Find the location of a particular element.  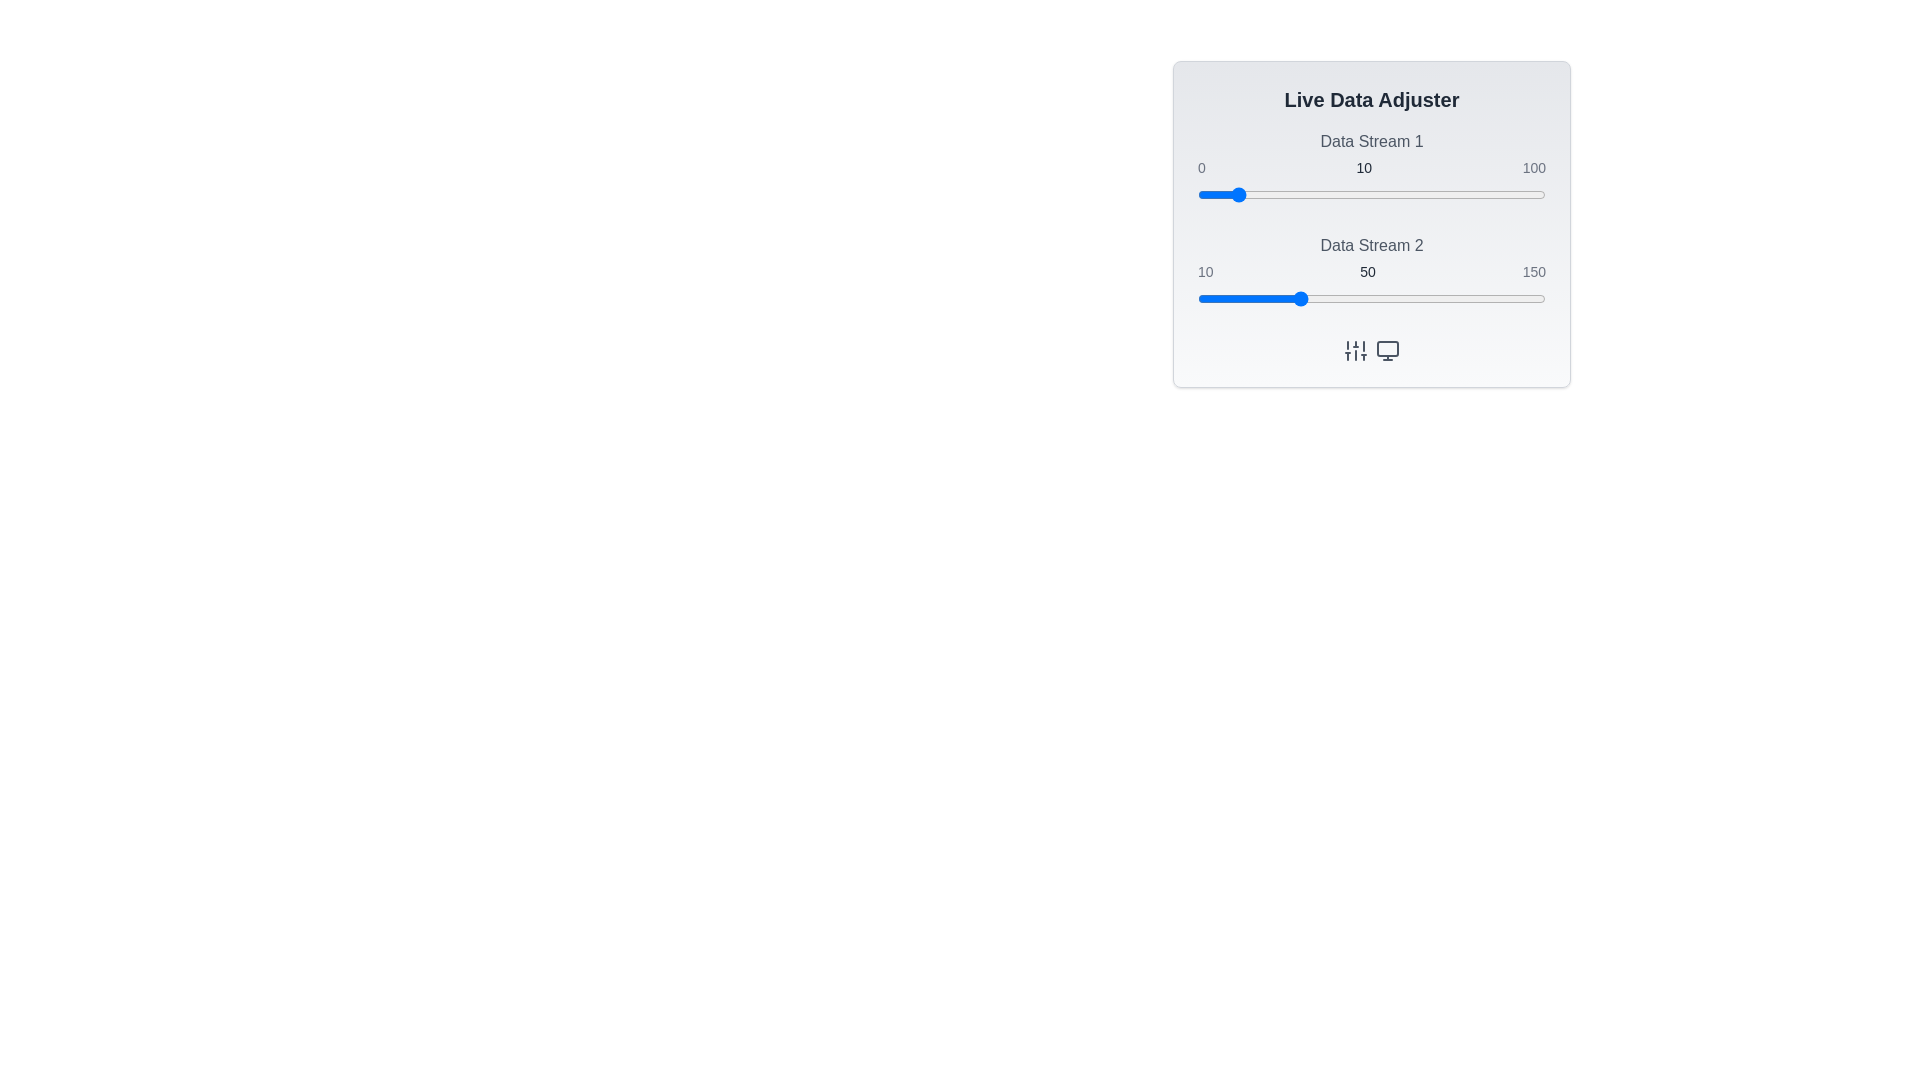

the Data Stream 1 value is located at coordinates (1259, 195).